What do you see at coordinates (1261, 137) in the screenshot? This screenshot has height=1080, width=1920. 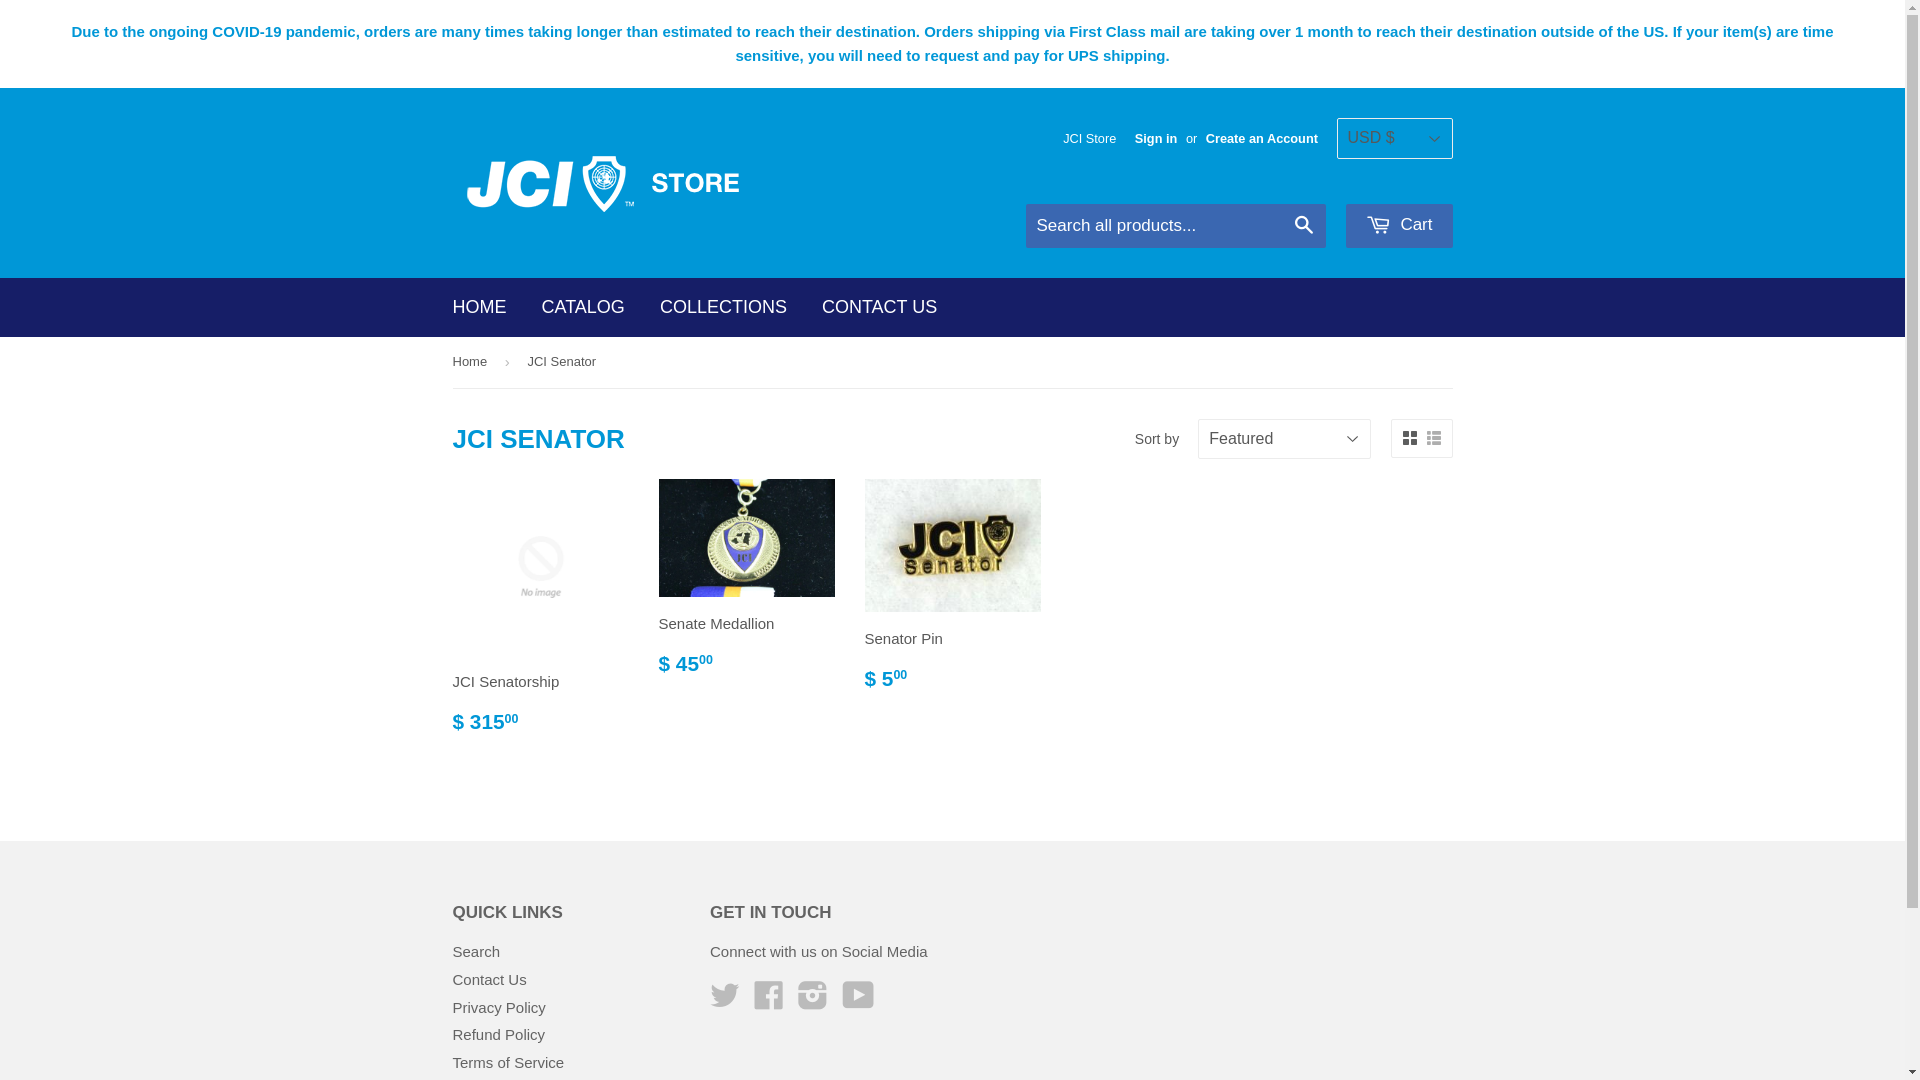 I see `'Create an Account'` at bounding box center [1261, 137].